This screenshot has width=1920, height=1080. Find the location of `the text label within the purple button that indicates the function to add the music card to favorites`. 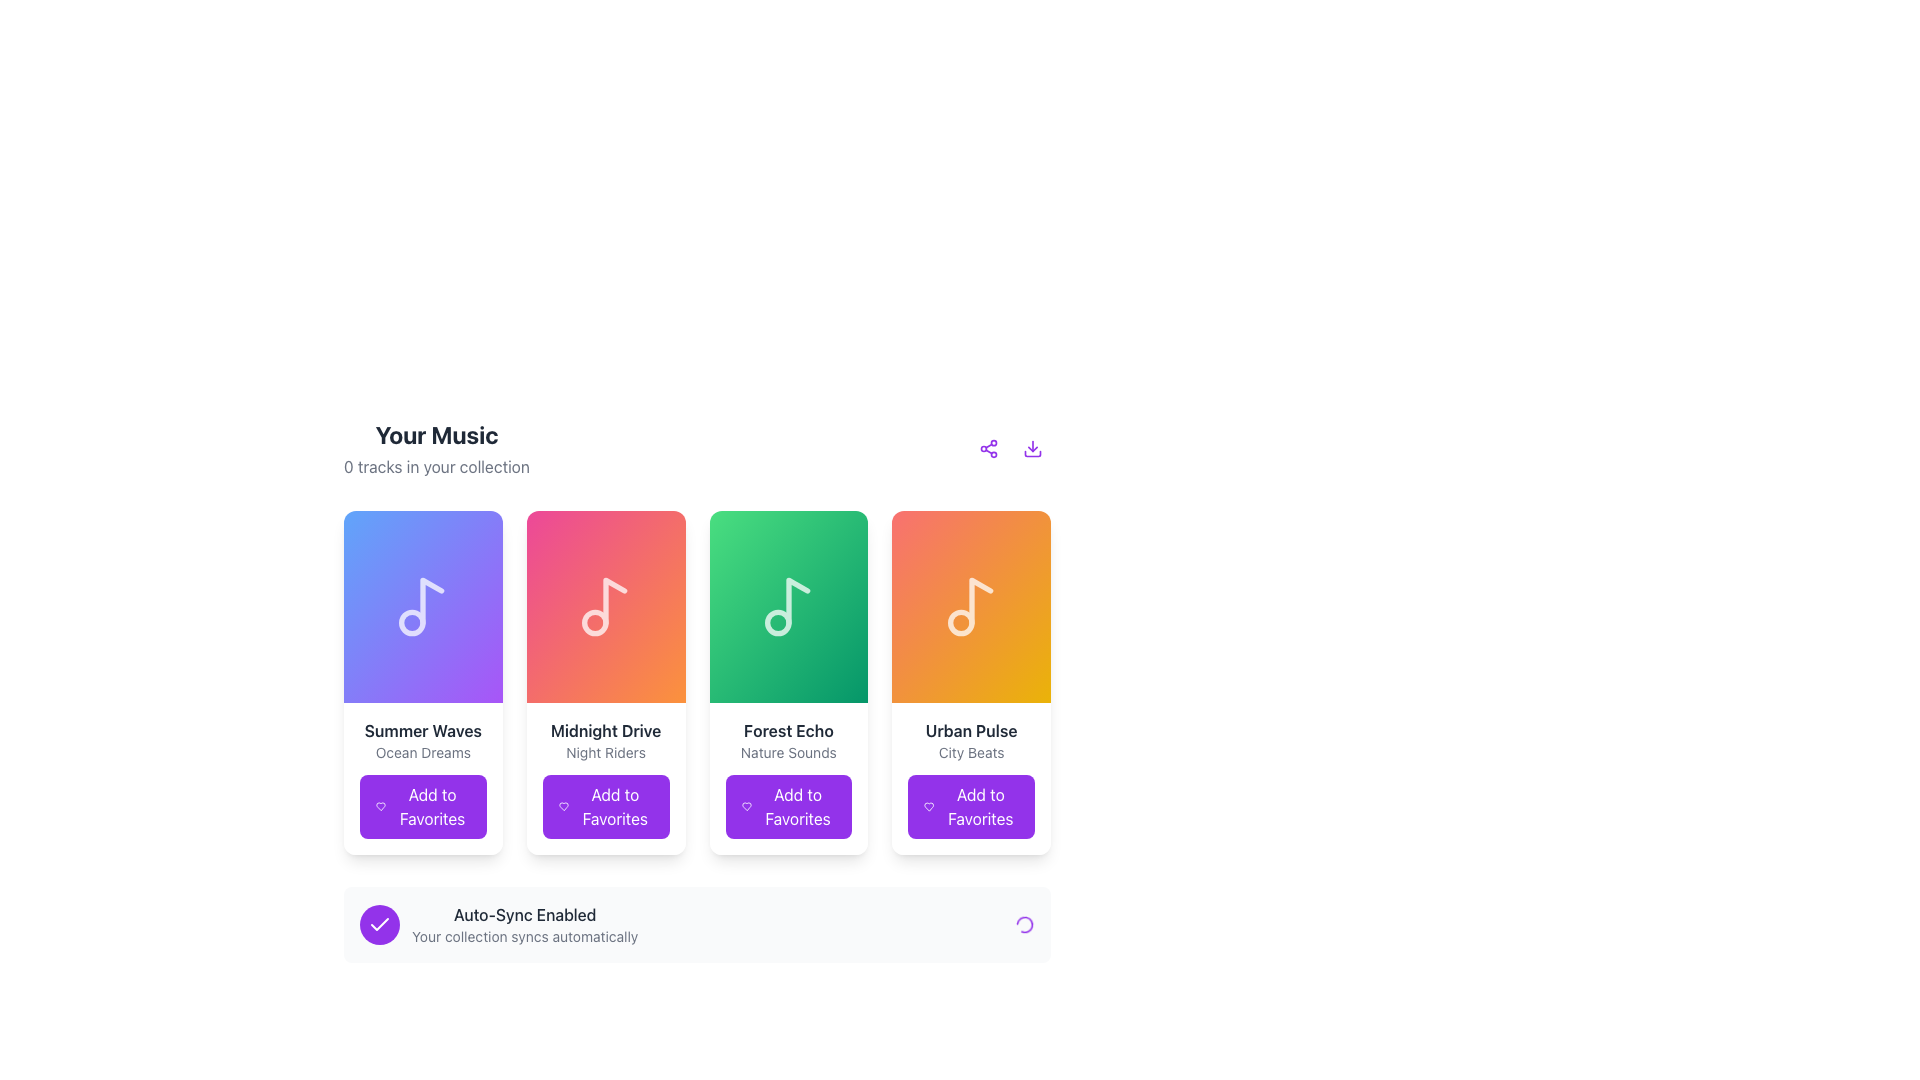

the text label within the purple button that indicates the function to add the music card to favorites is located at coordinates (431, 805).